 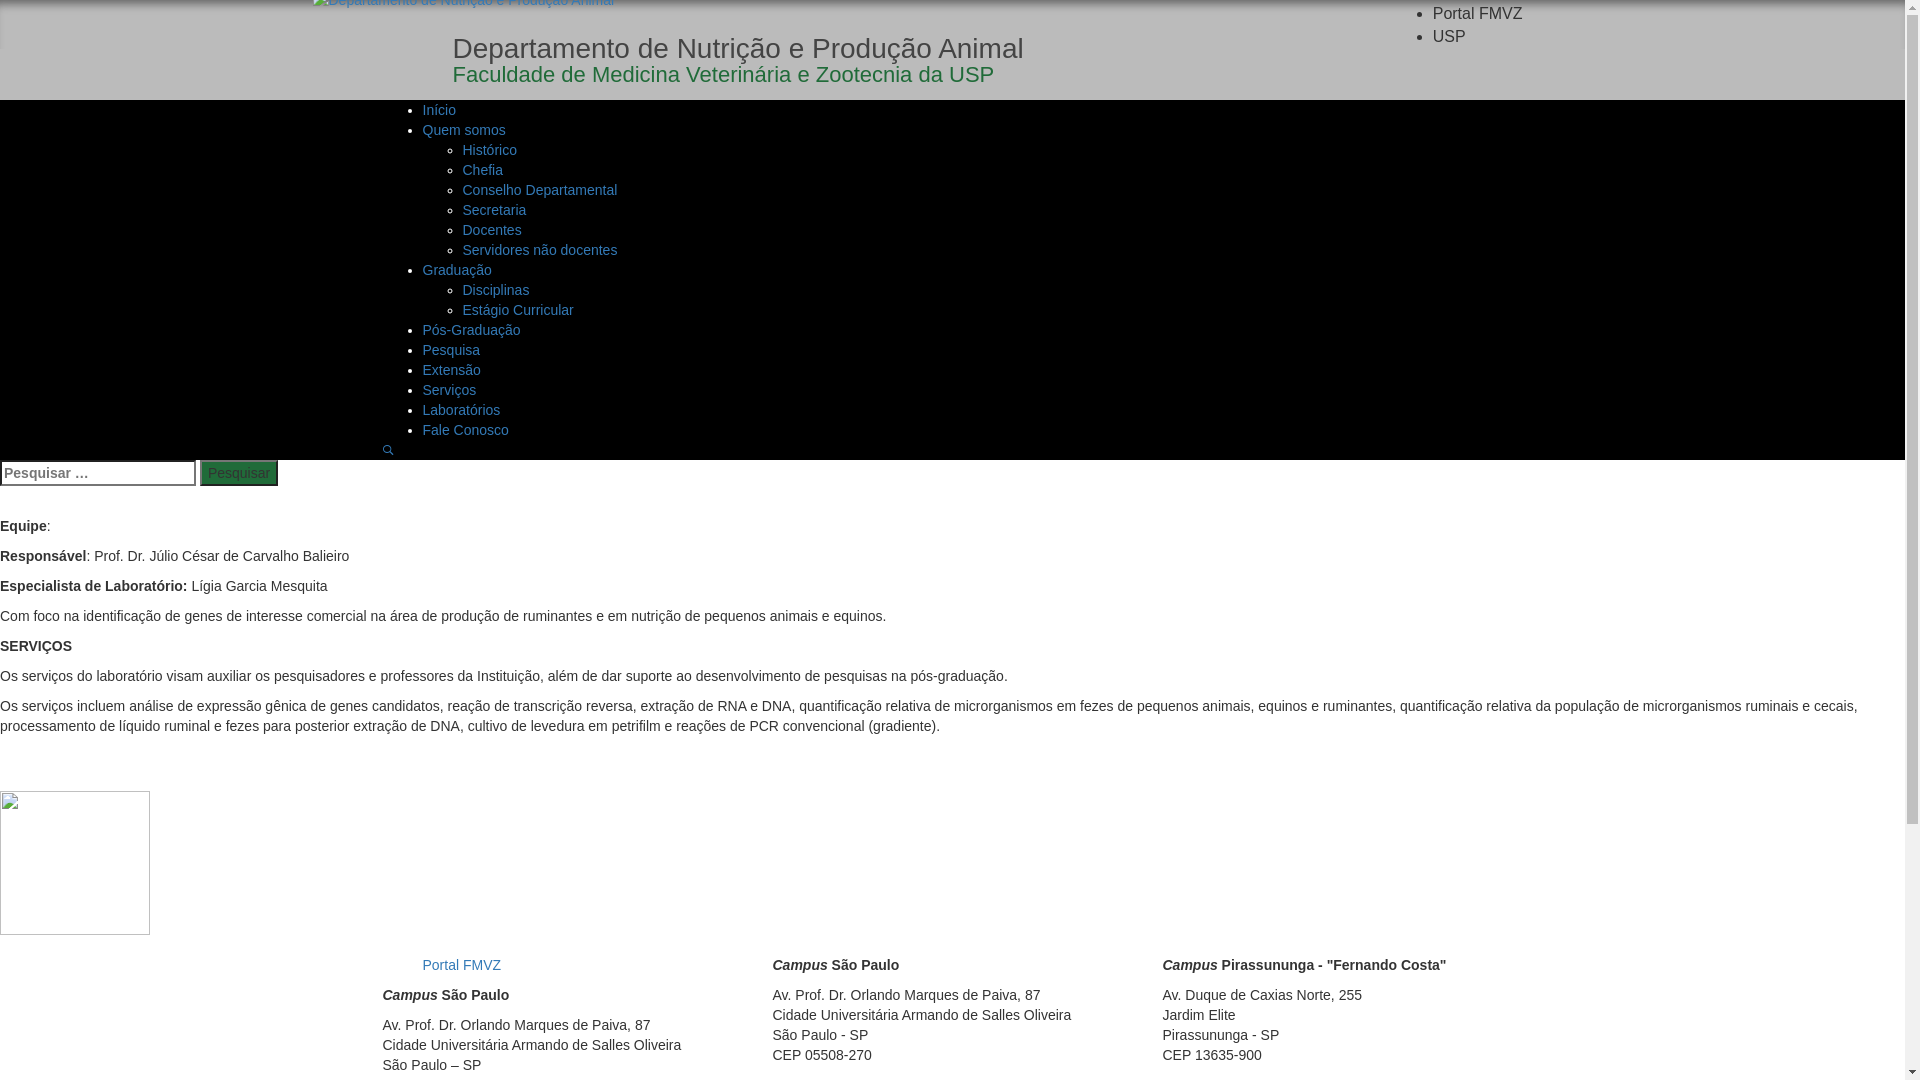 I want to click on 'Conselho Departamental', so click(x=539, y=189).